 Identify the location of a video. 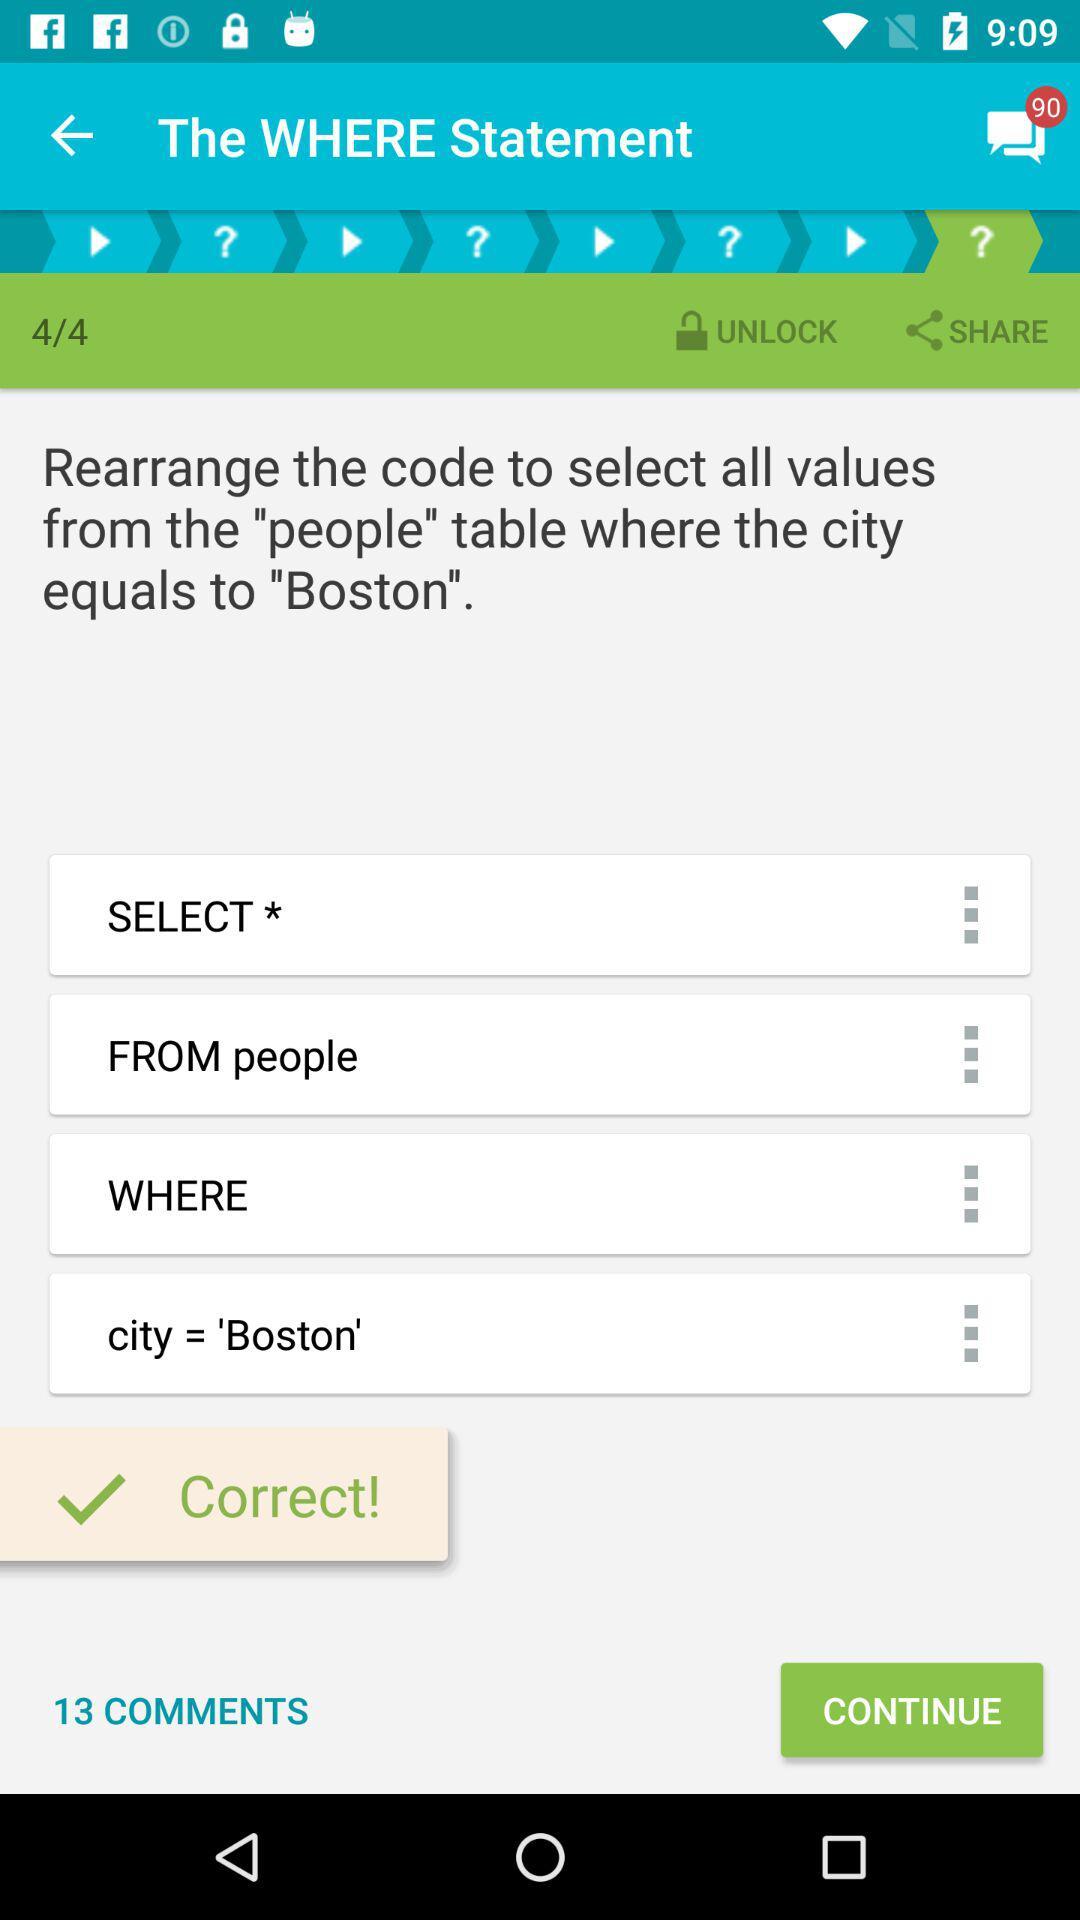
(601, 240).